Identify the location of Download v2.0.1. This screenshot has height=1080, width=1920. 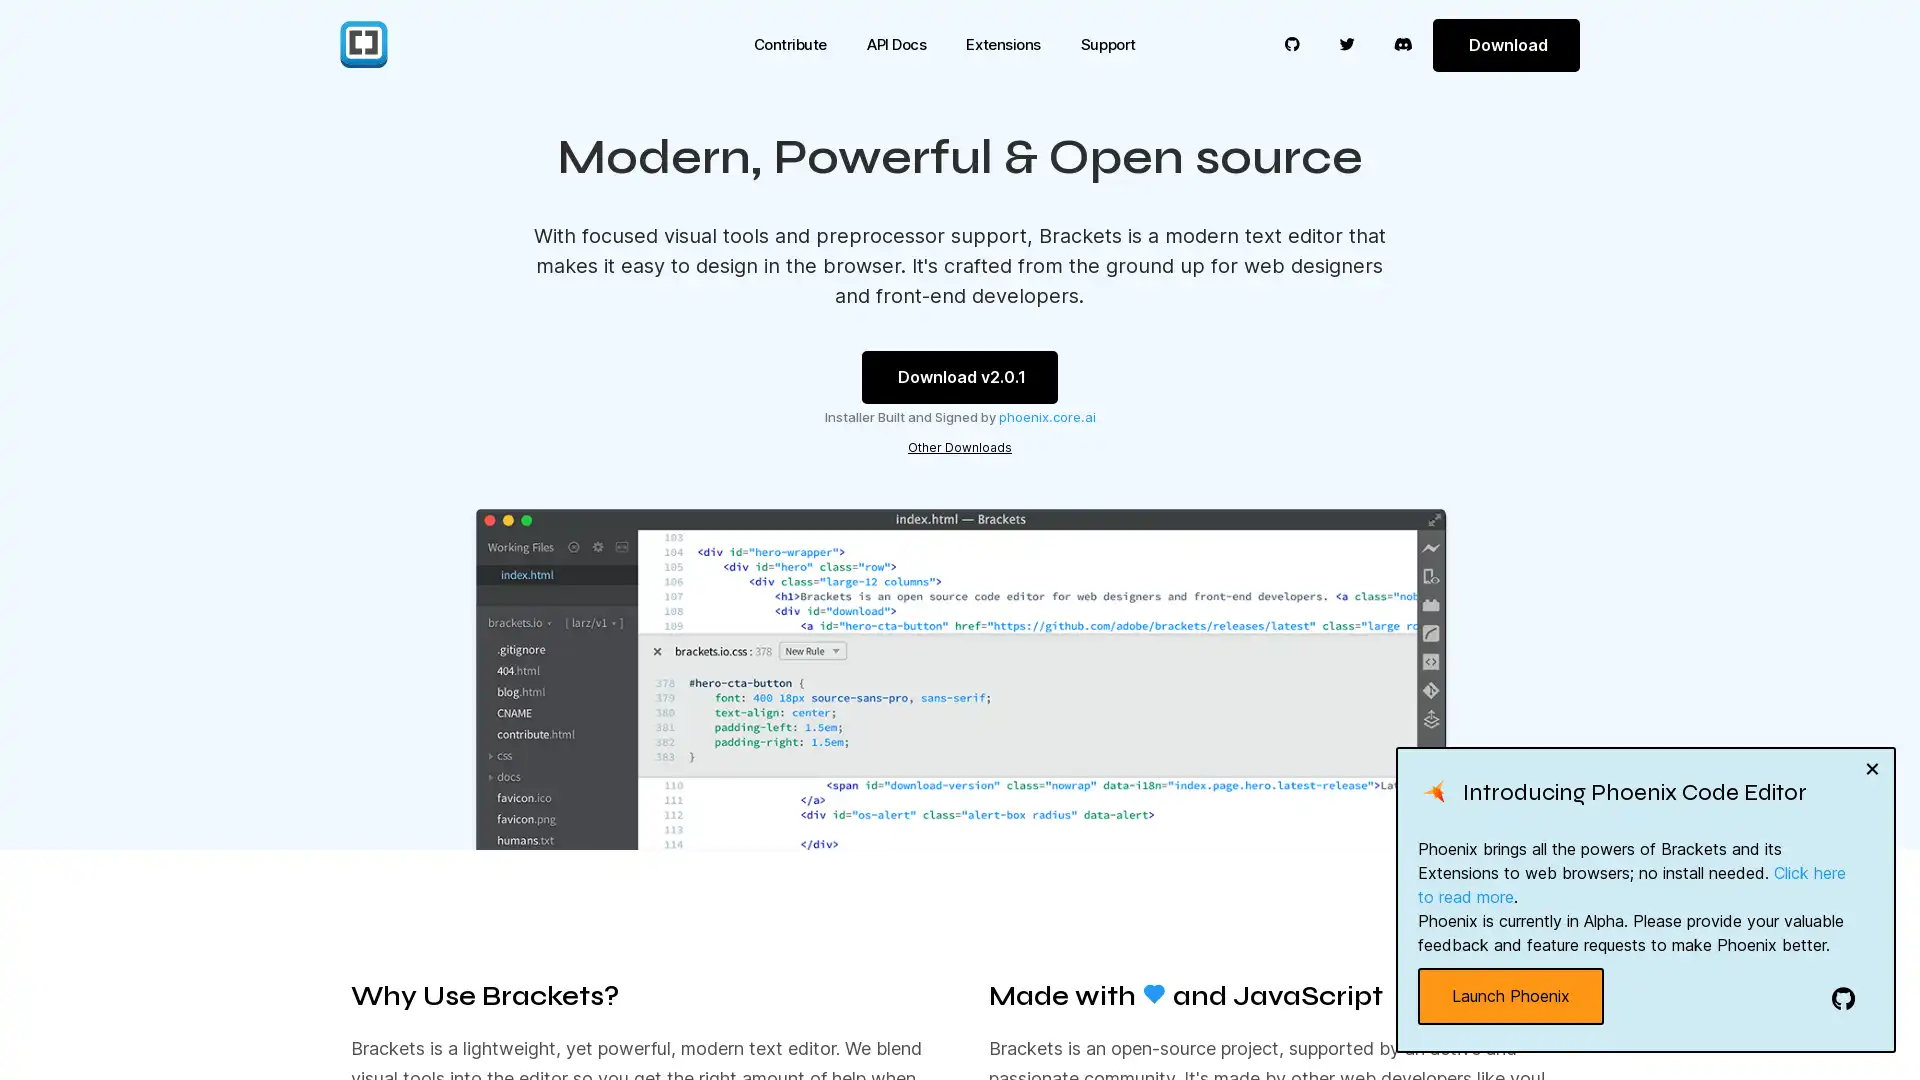
(960, 377).